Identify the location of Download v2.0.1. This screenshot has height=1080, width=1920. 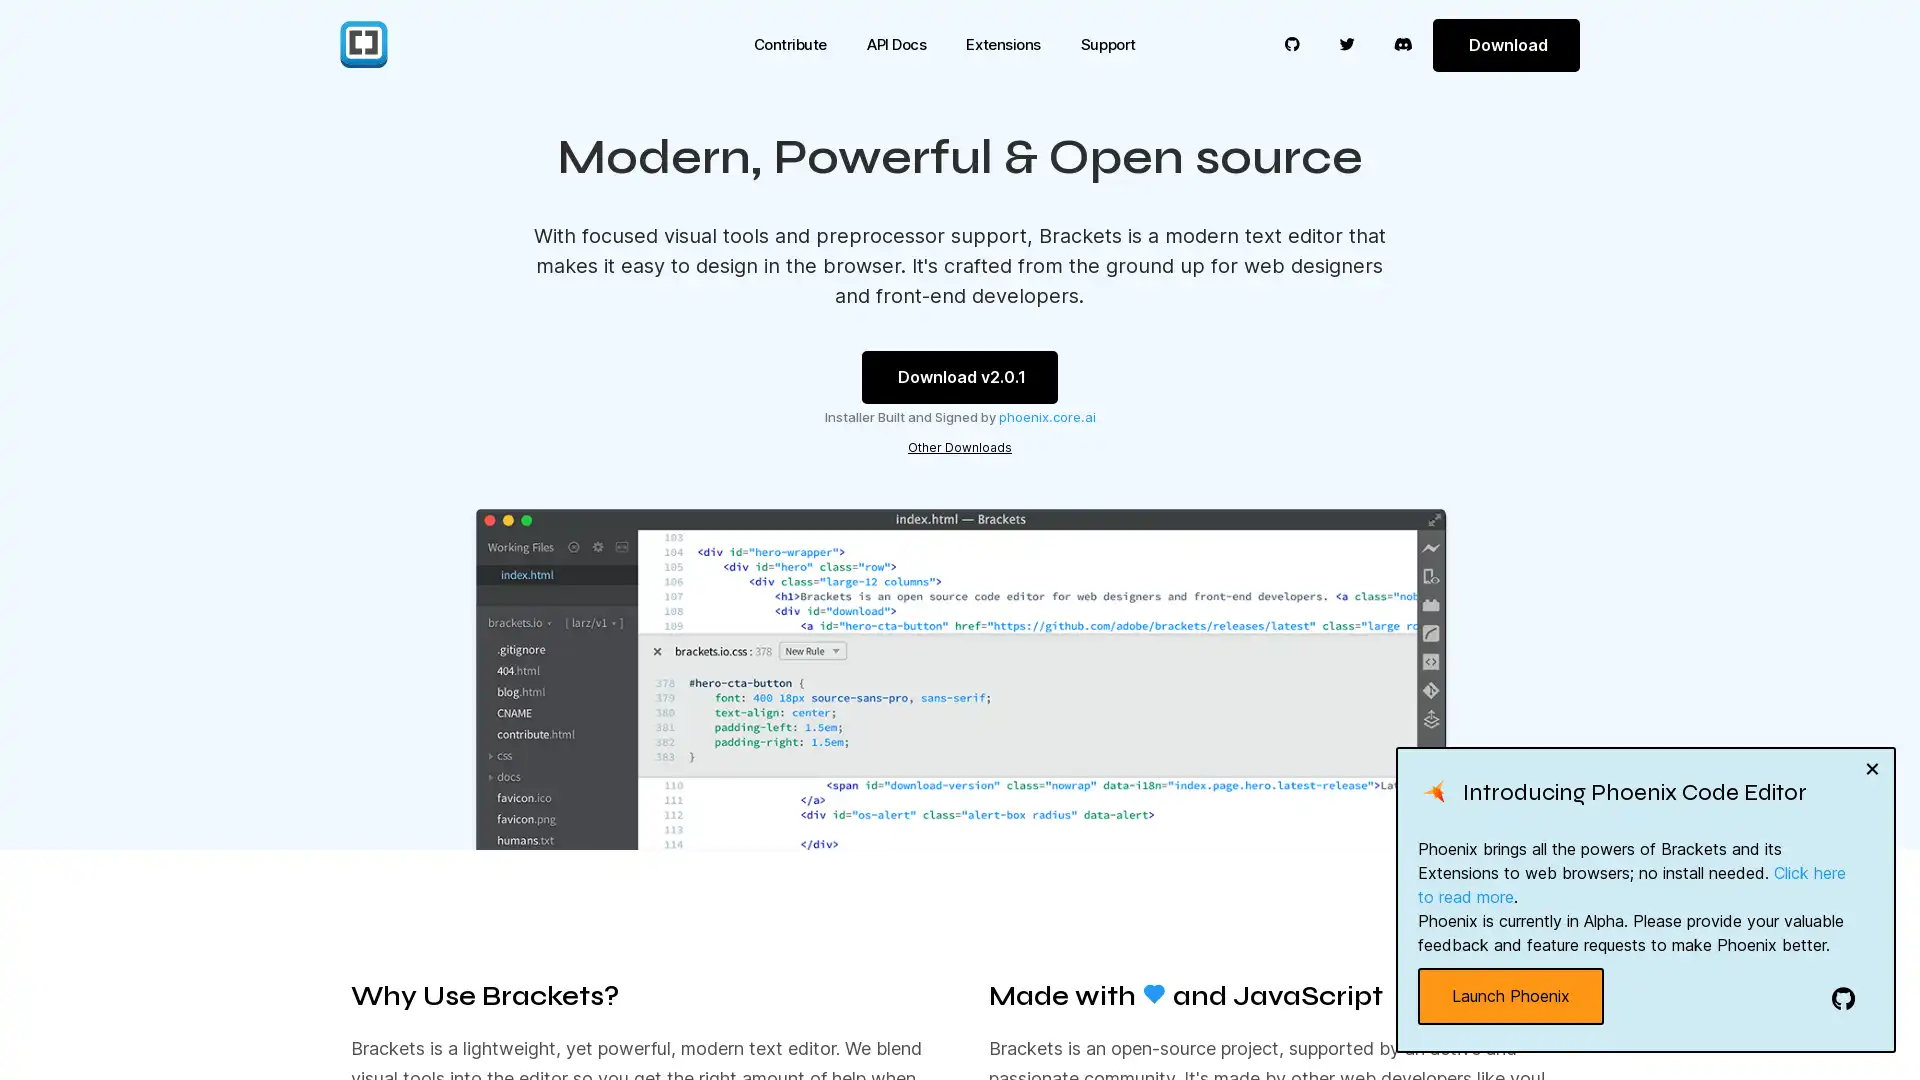
(960, 377).